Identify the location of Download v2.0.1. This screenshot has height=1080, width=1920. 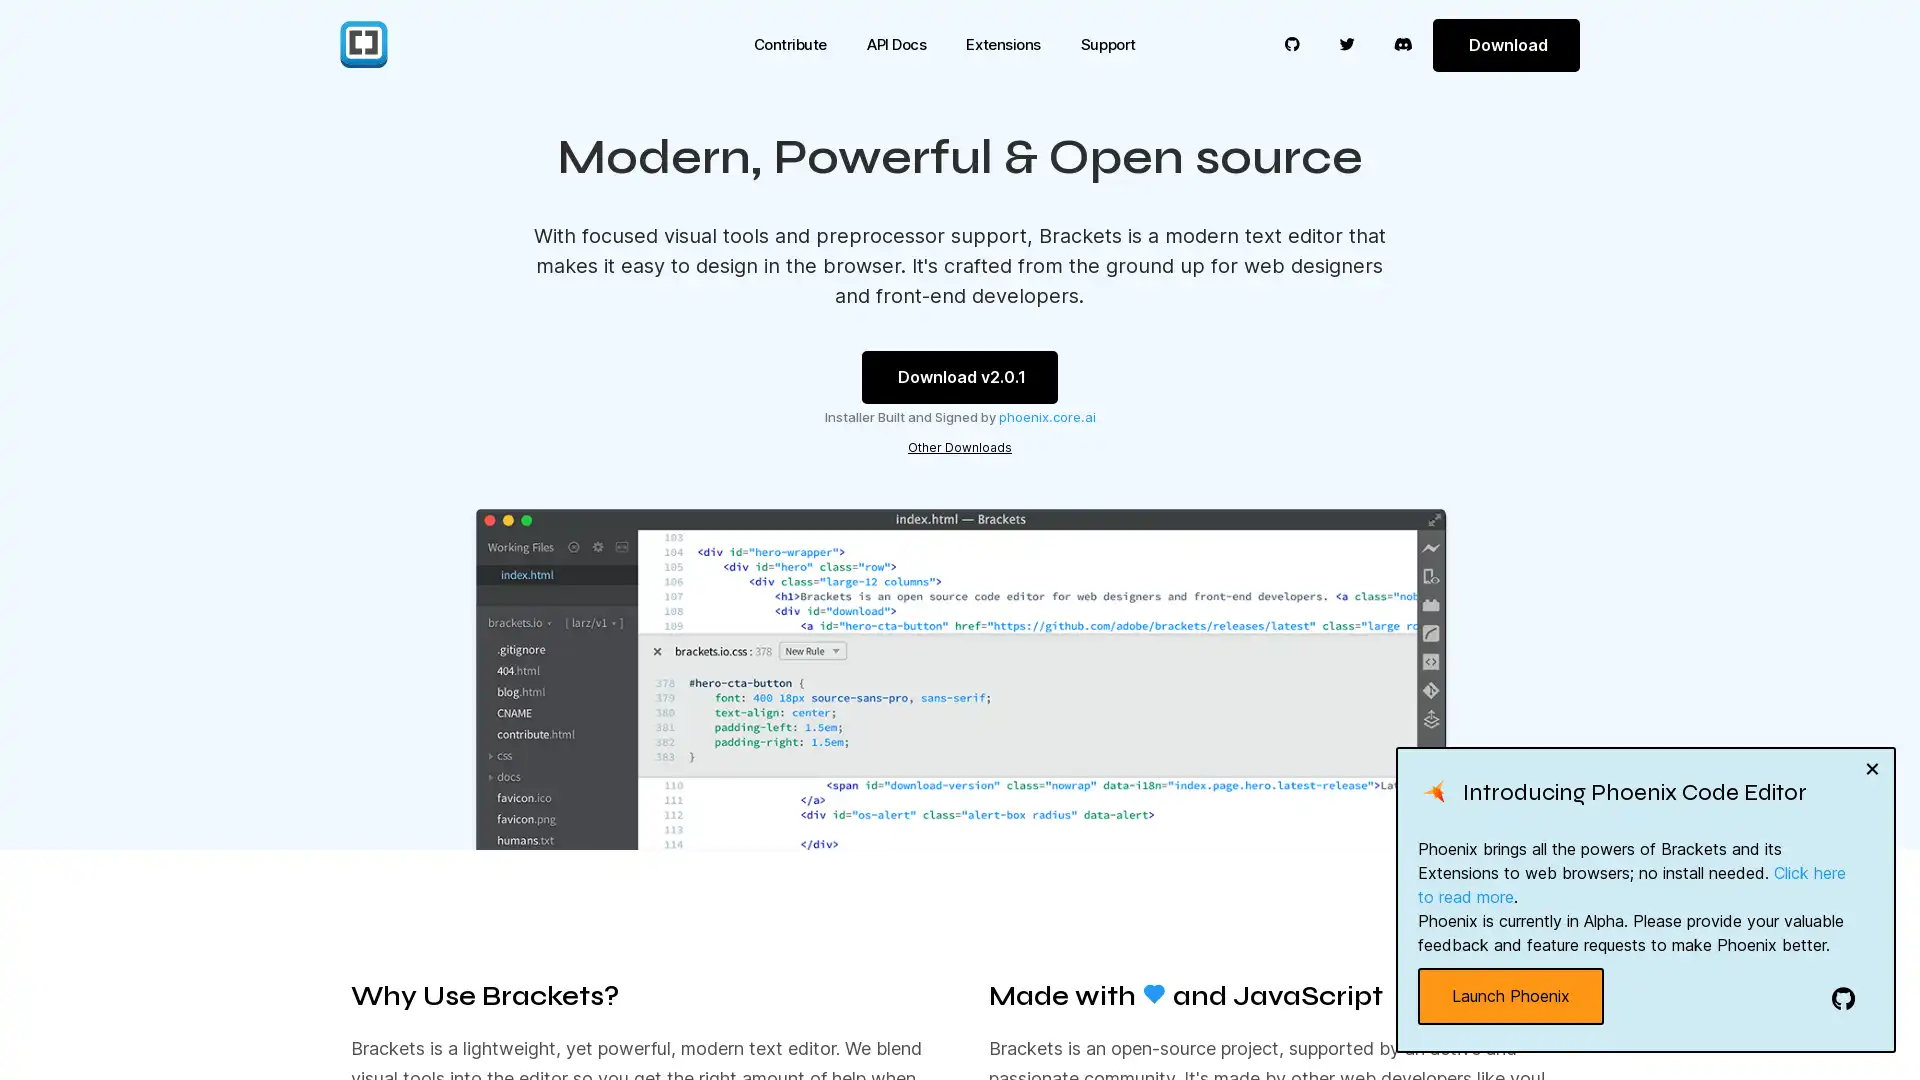
(960, 377).